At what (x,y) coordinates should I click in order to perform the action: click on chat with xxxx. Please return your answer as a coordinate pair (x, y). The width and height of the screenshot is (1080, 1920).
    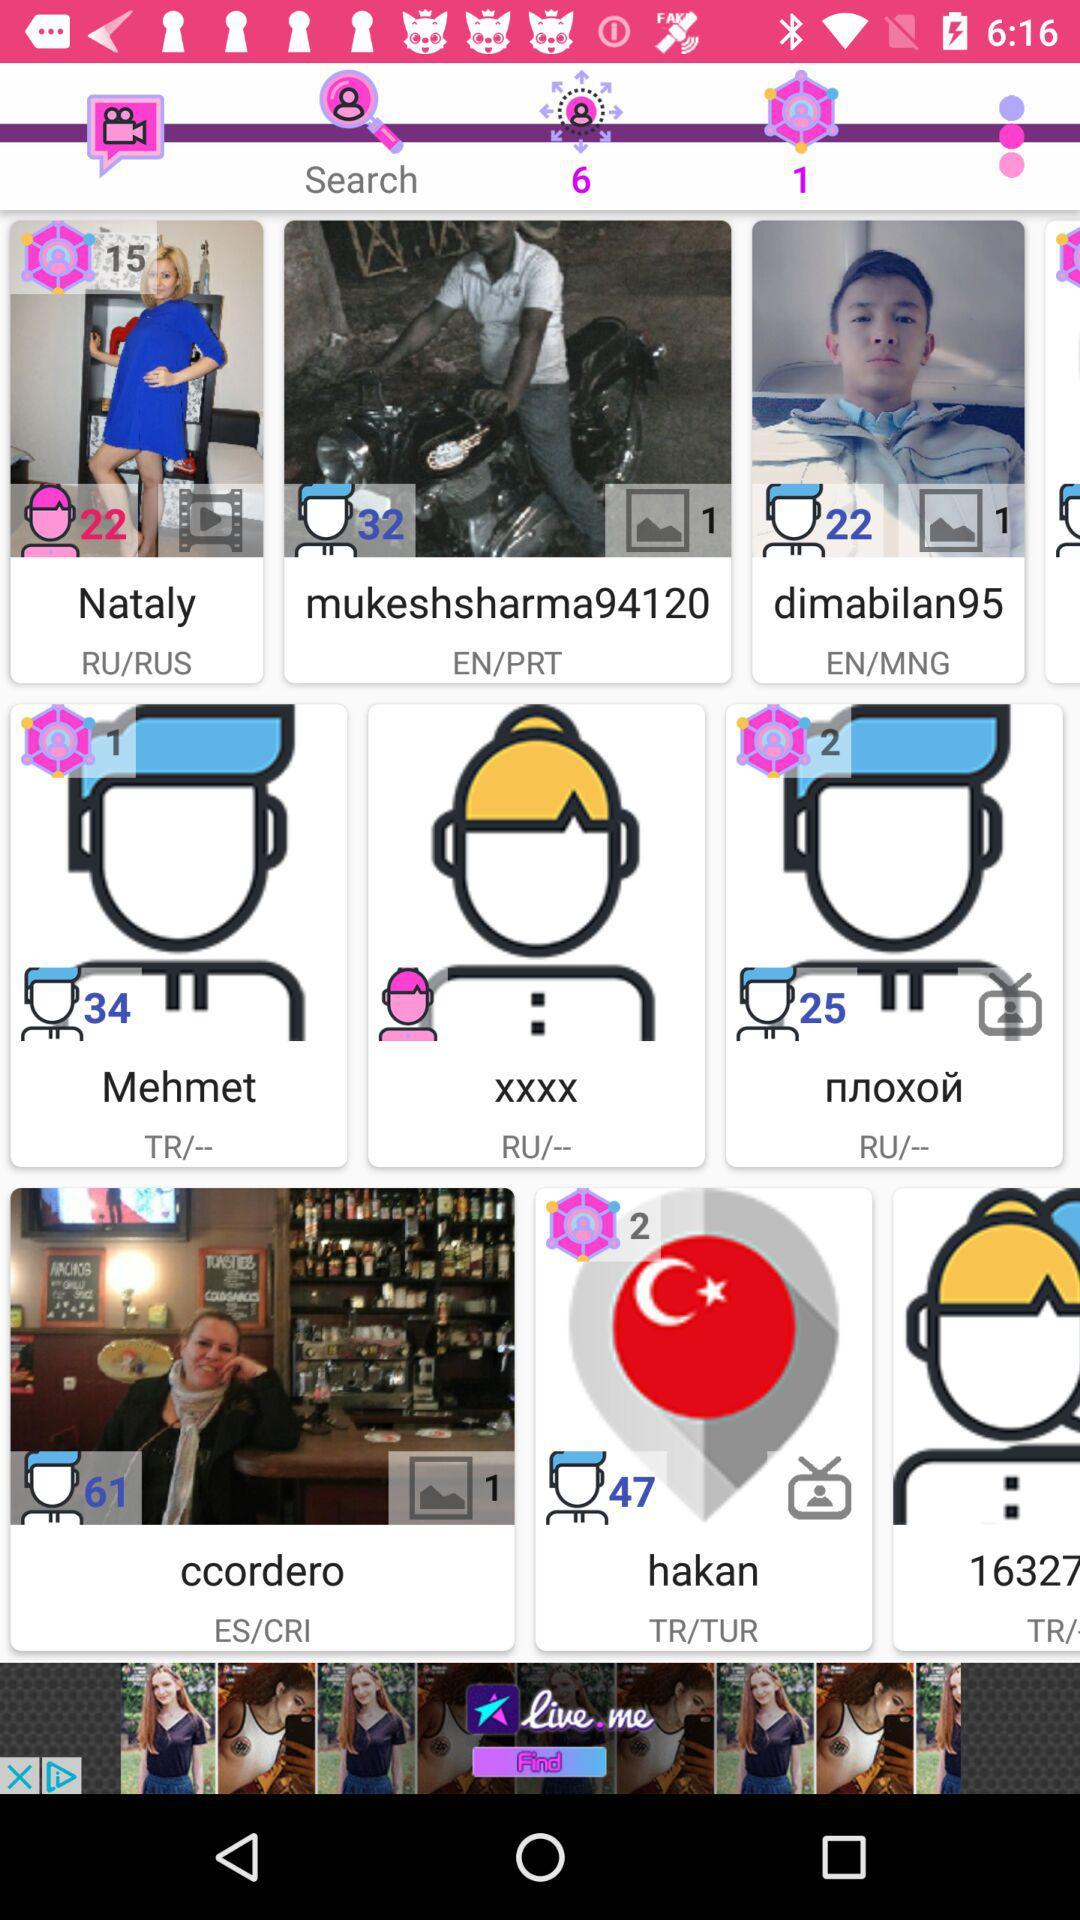
    Looking at the image, I should click on (535, 872).